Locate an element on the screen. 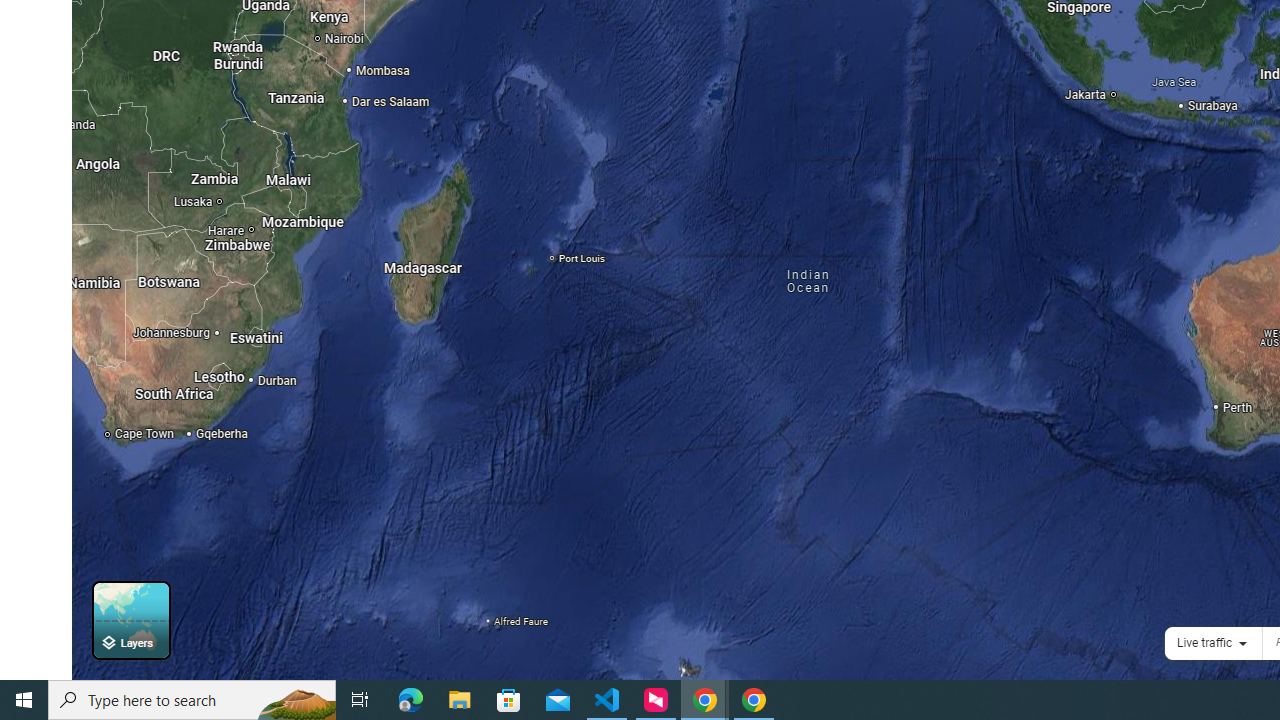 This screenshot has width=1280, height=720. 'Live traffic' is located at coordinates (1203, 642).